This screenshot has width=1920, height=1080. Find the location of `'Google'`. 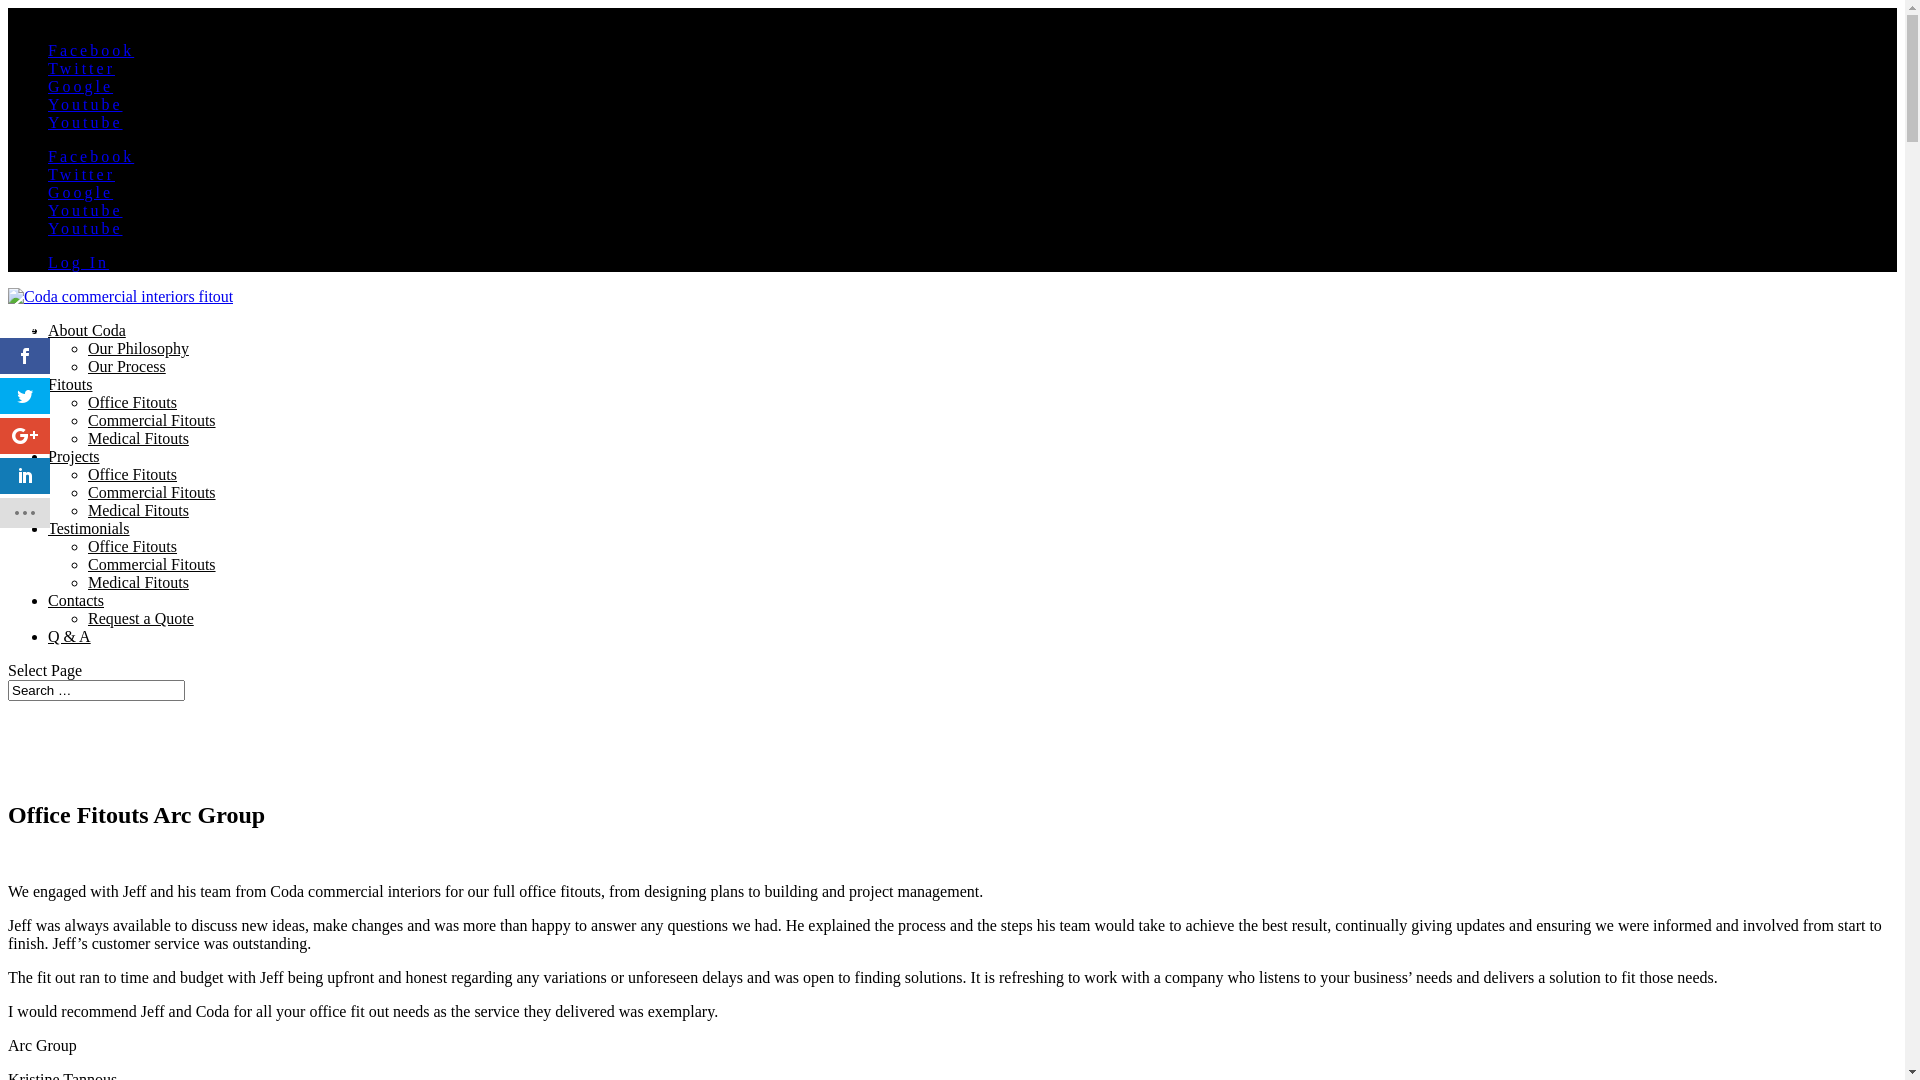

'Google' is located at coordinates (80, 85).